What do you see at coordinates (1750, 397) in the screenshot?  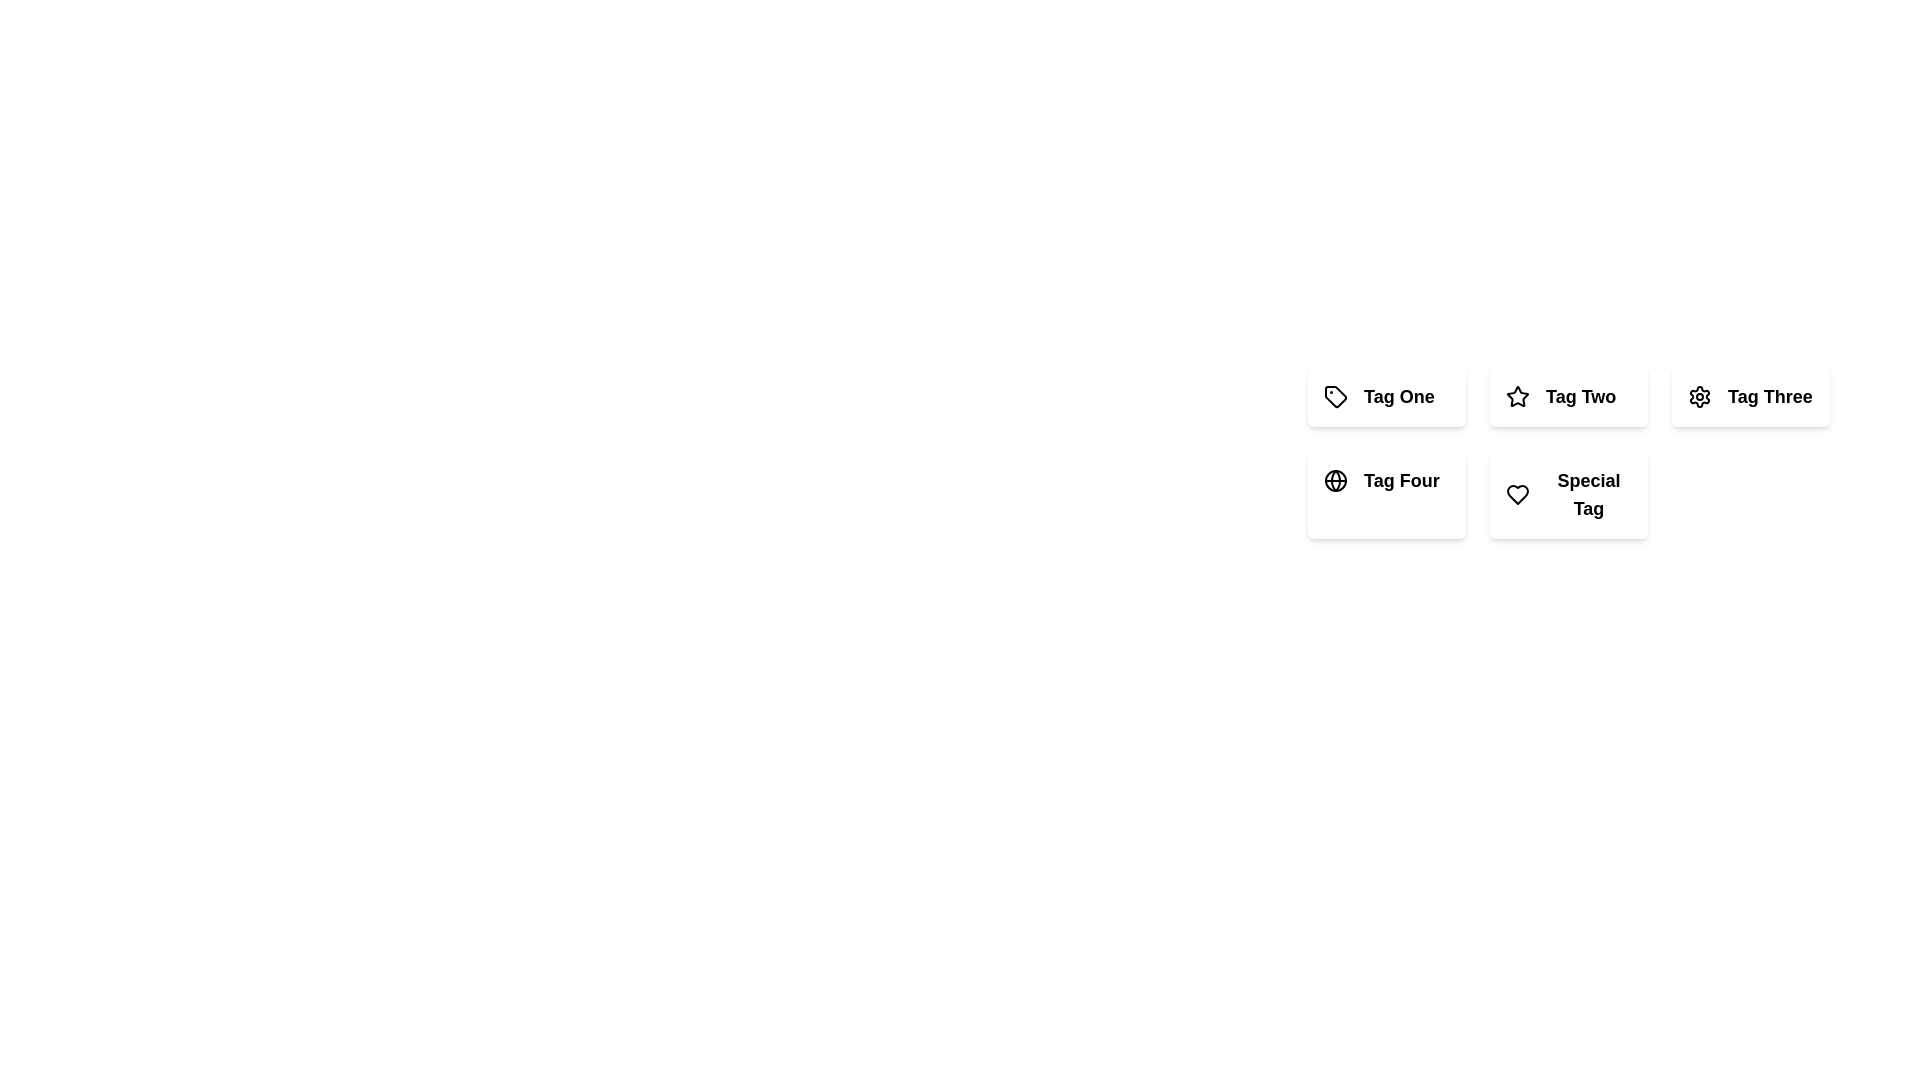 I see `the Card-style button labeled 'Tag Three' with a gear icon on the left, which is the third item in the top row of the grid layout` at bounding box center [1750, 397].